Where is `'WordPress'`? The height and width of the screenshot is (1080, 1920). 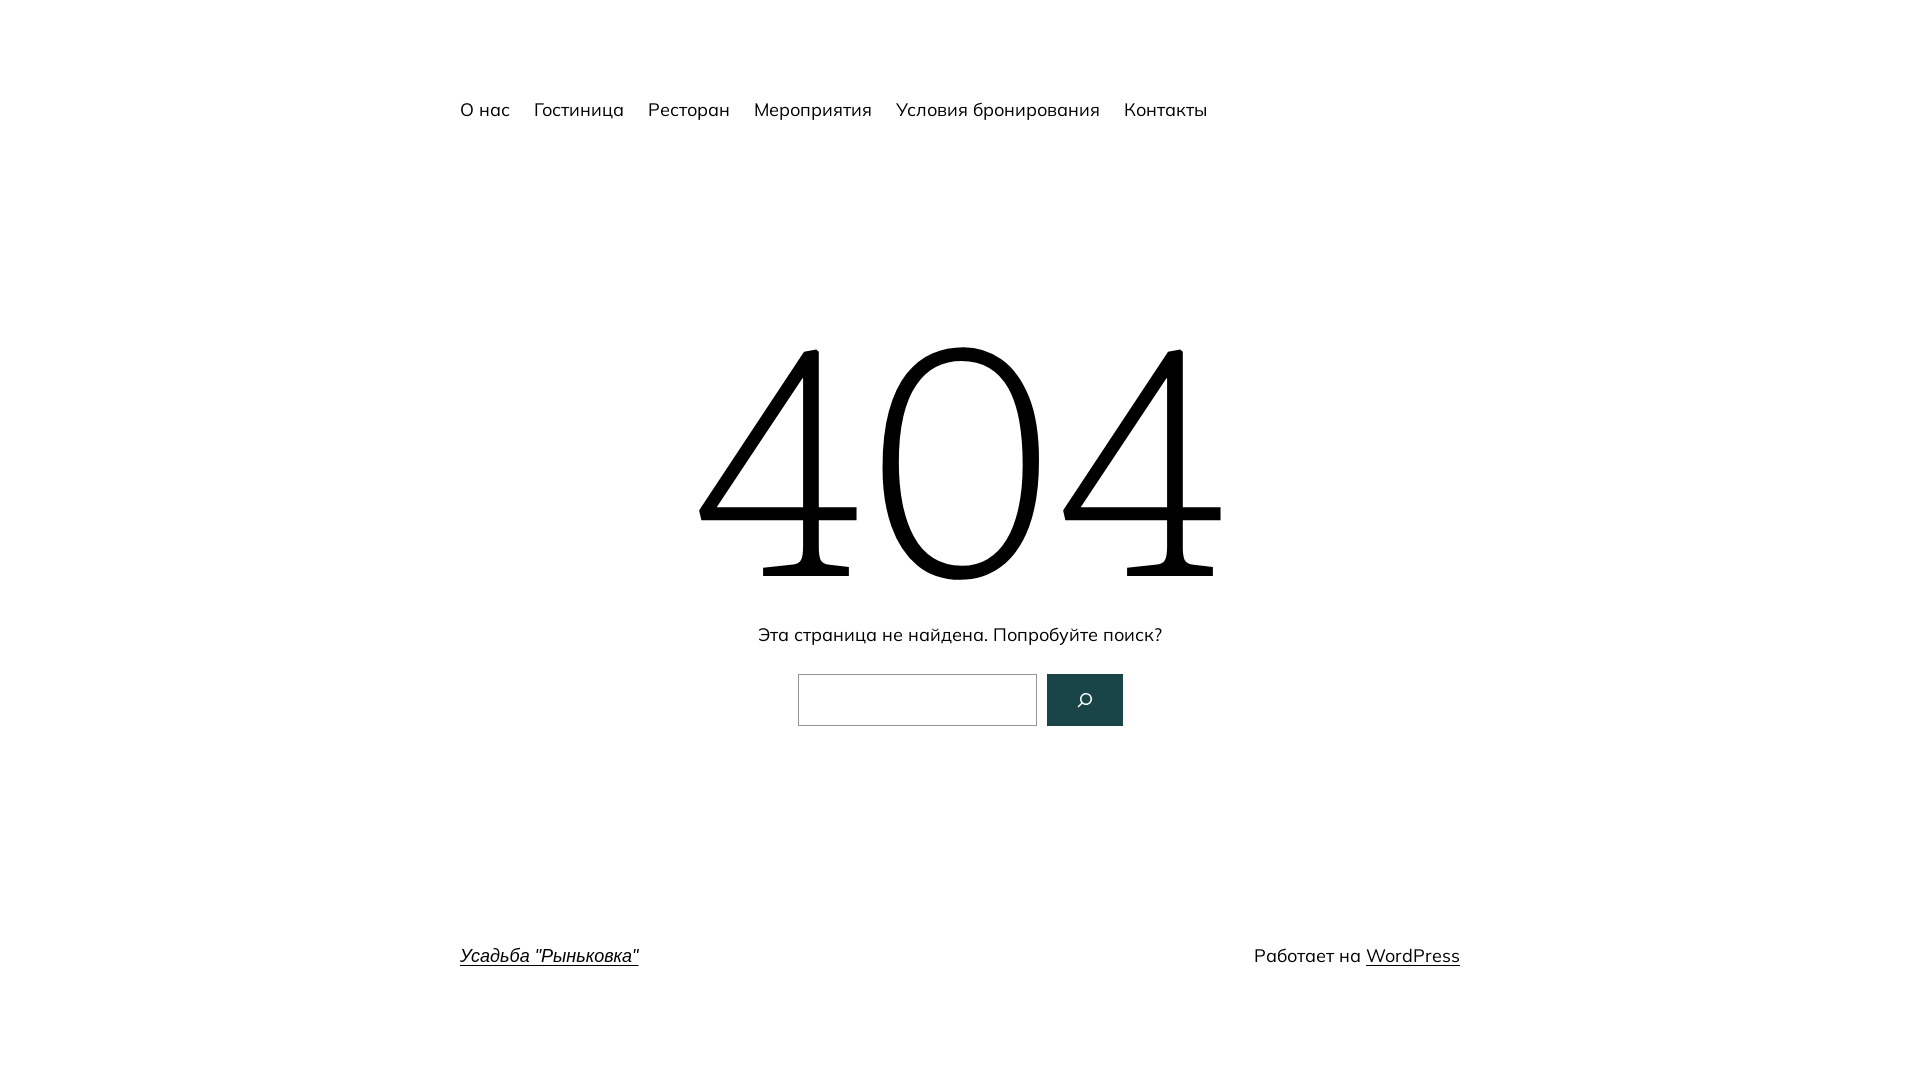
'WordPress' is located at coordinates (1411, 954).